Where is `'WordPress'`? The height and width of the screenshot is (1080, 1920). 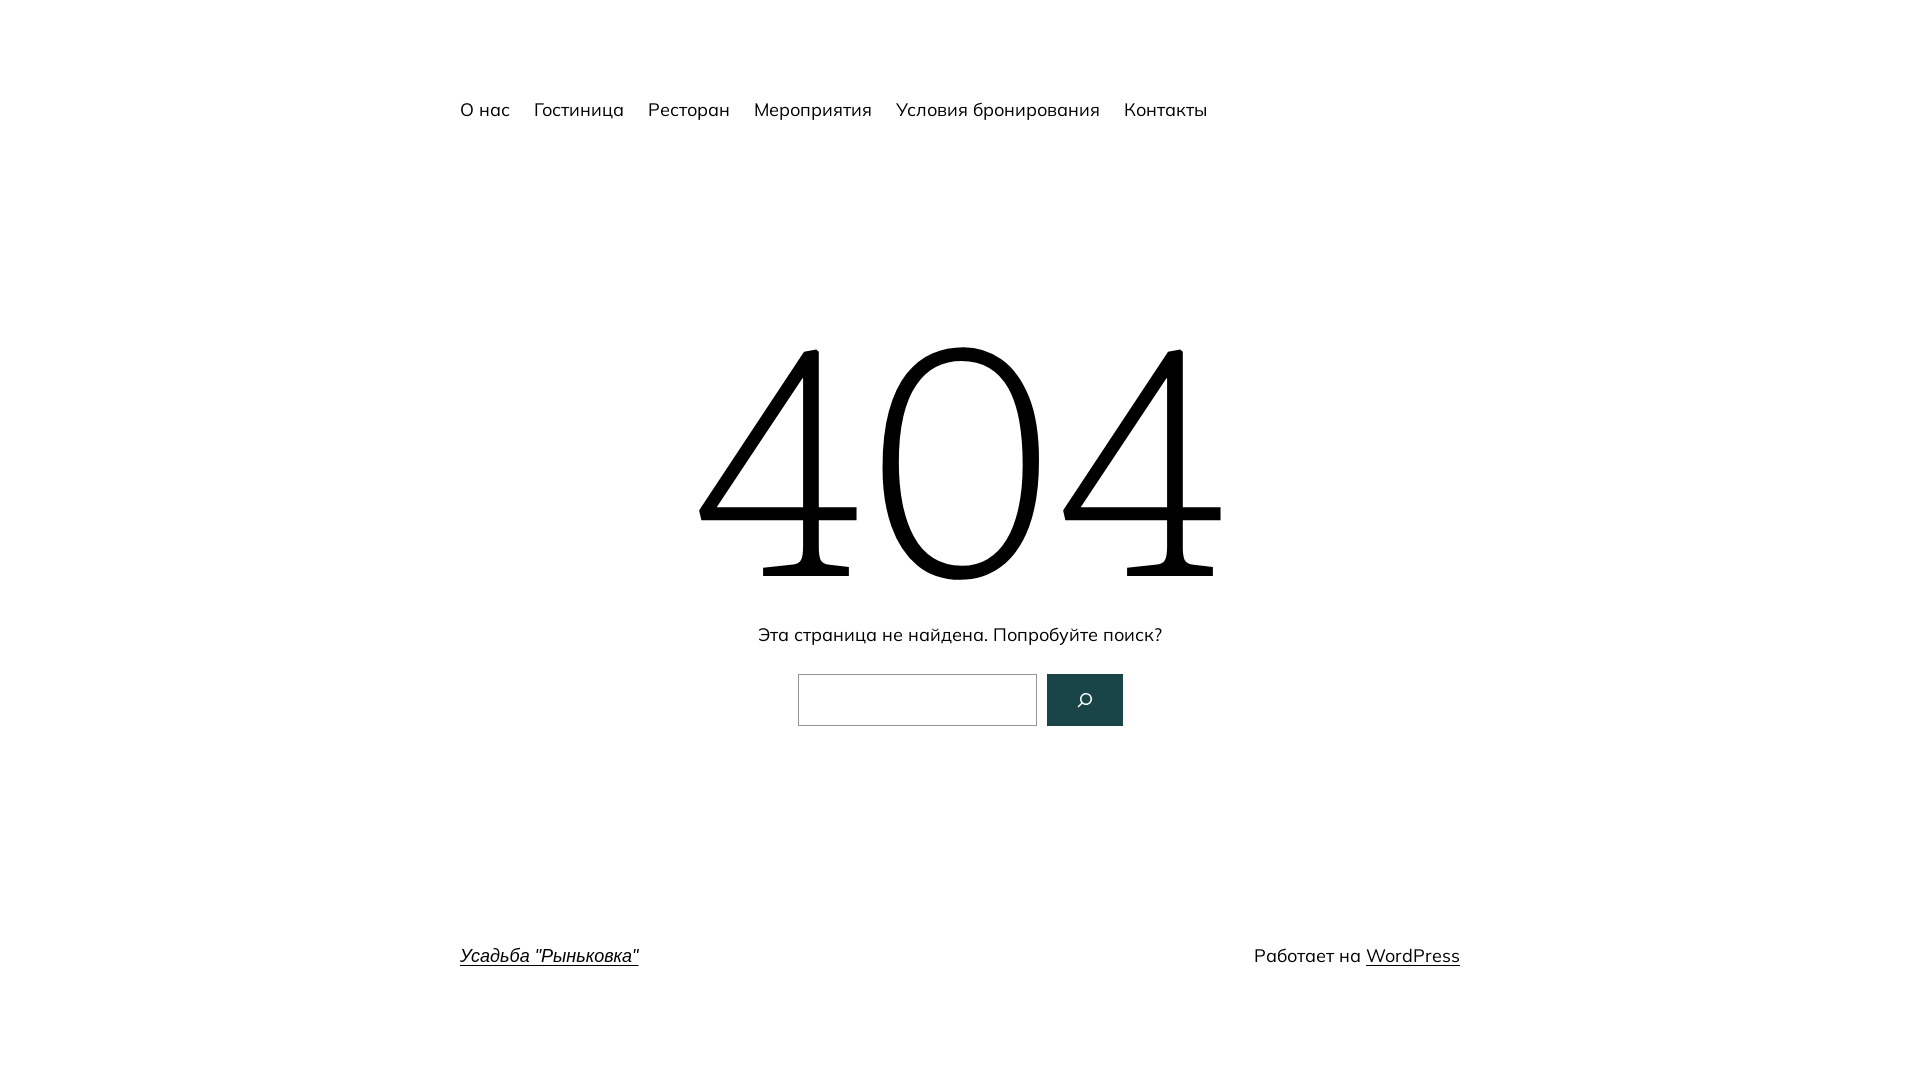
'WordPress' is located at coordinates (1411, 954).